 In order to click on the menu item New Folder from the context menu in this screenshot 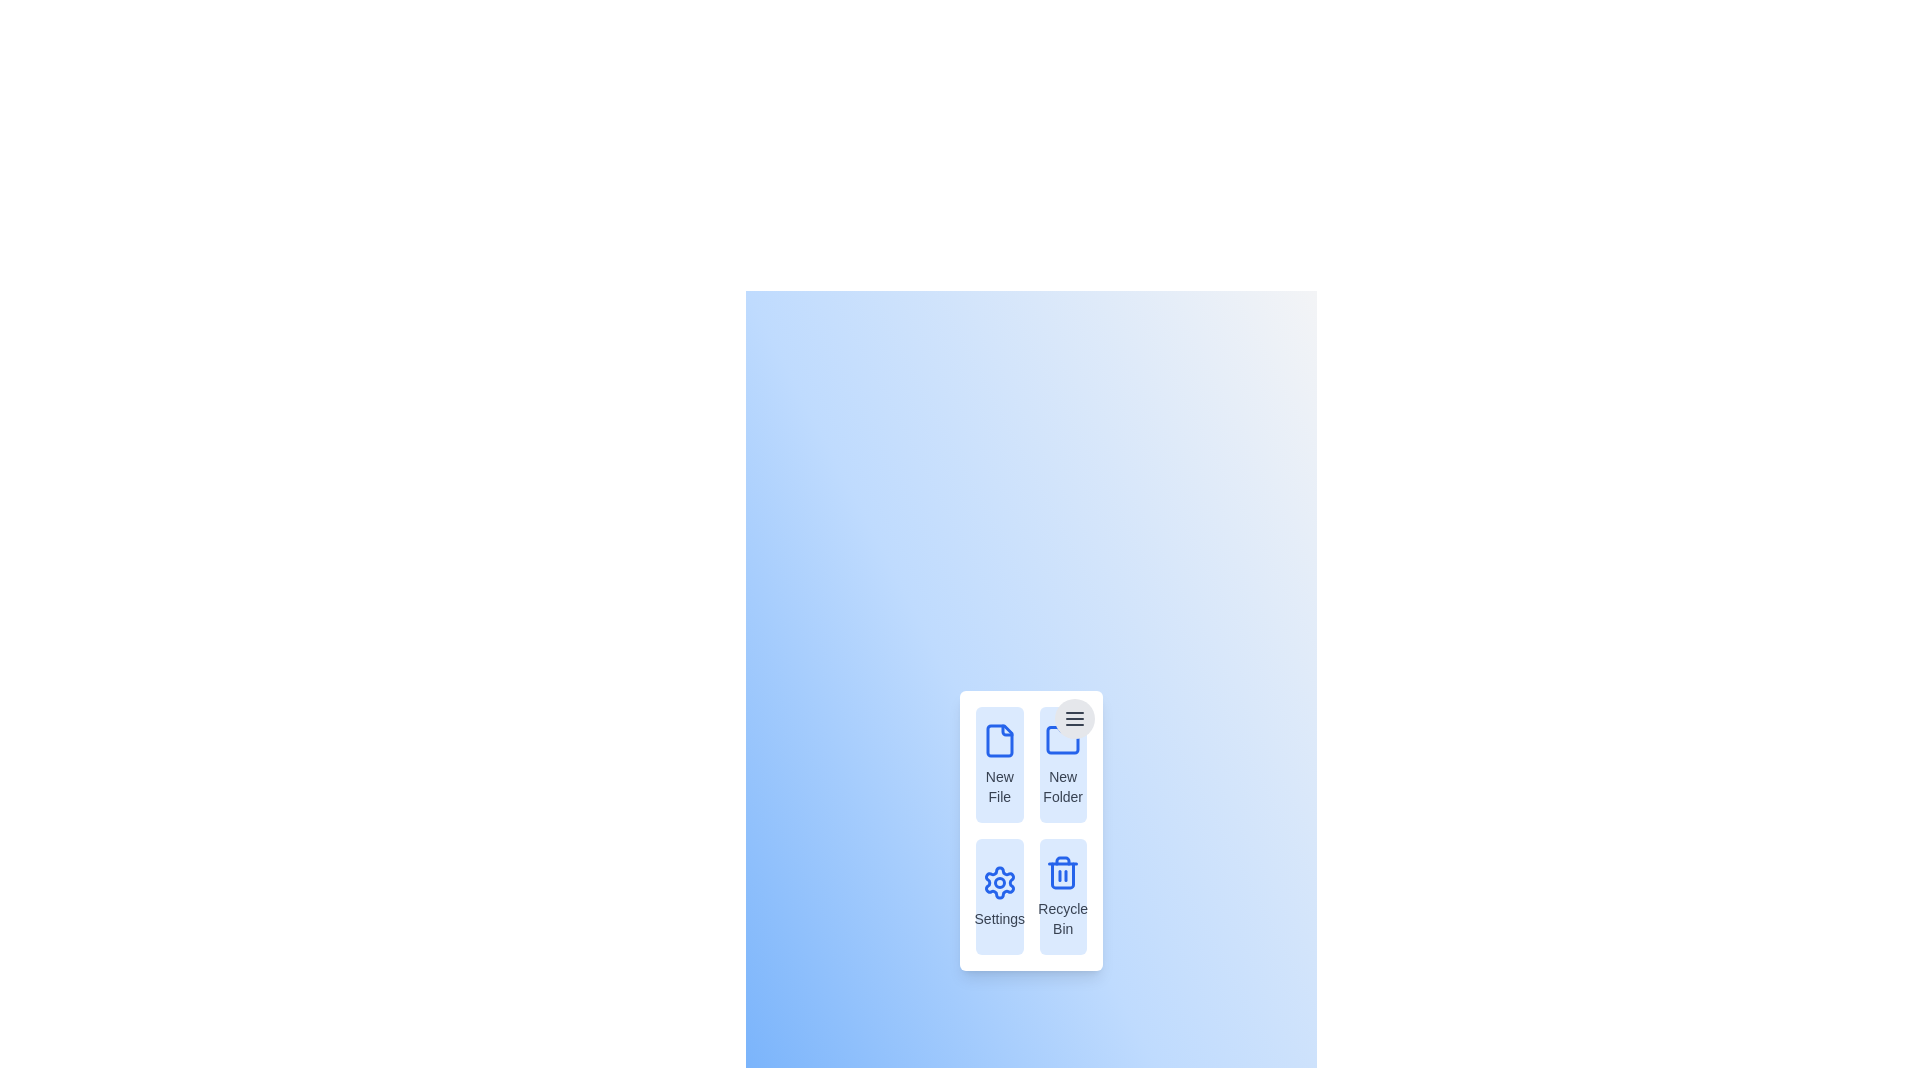, I will do `click(1062, 764)`.